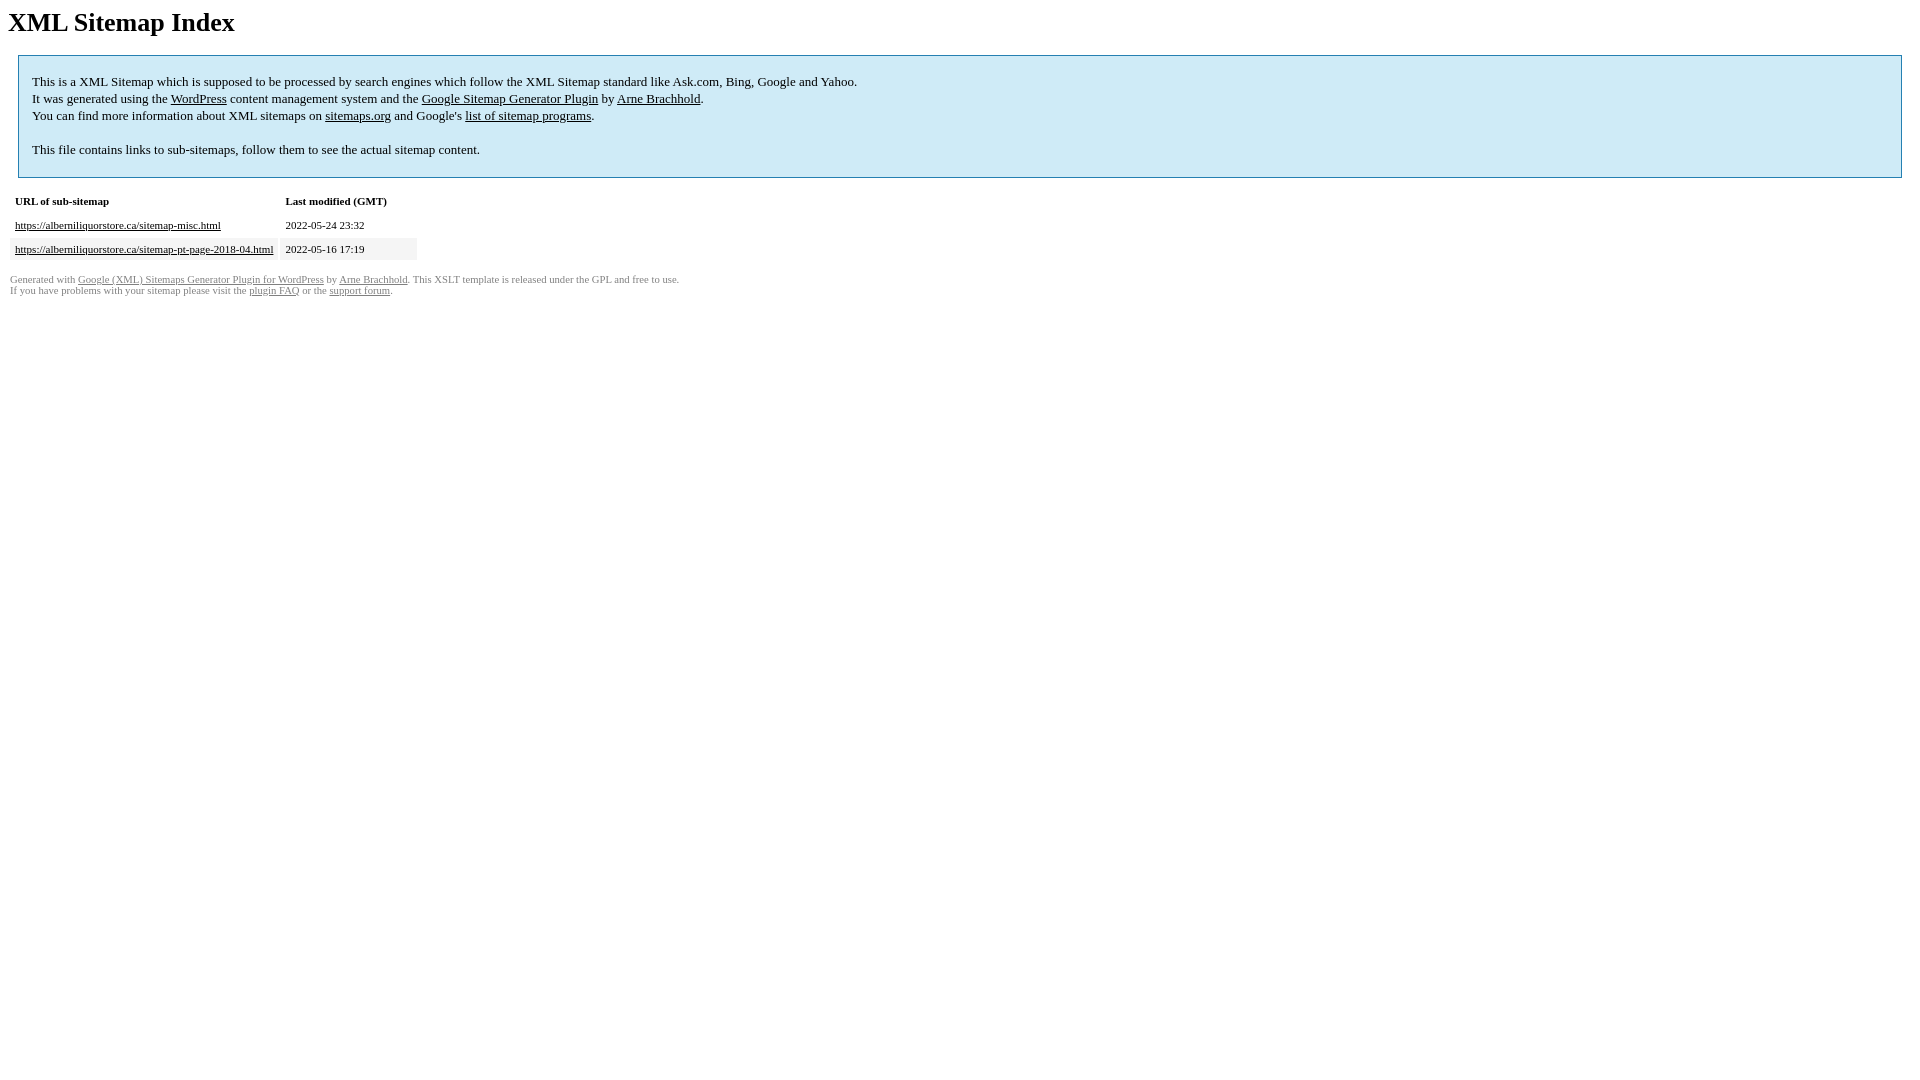  Describe the element at coordinates (510, 98) in the screenshot. I see `'Google Sitemap Generator Plugin'` at that location.